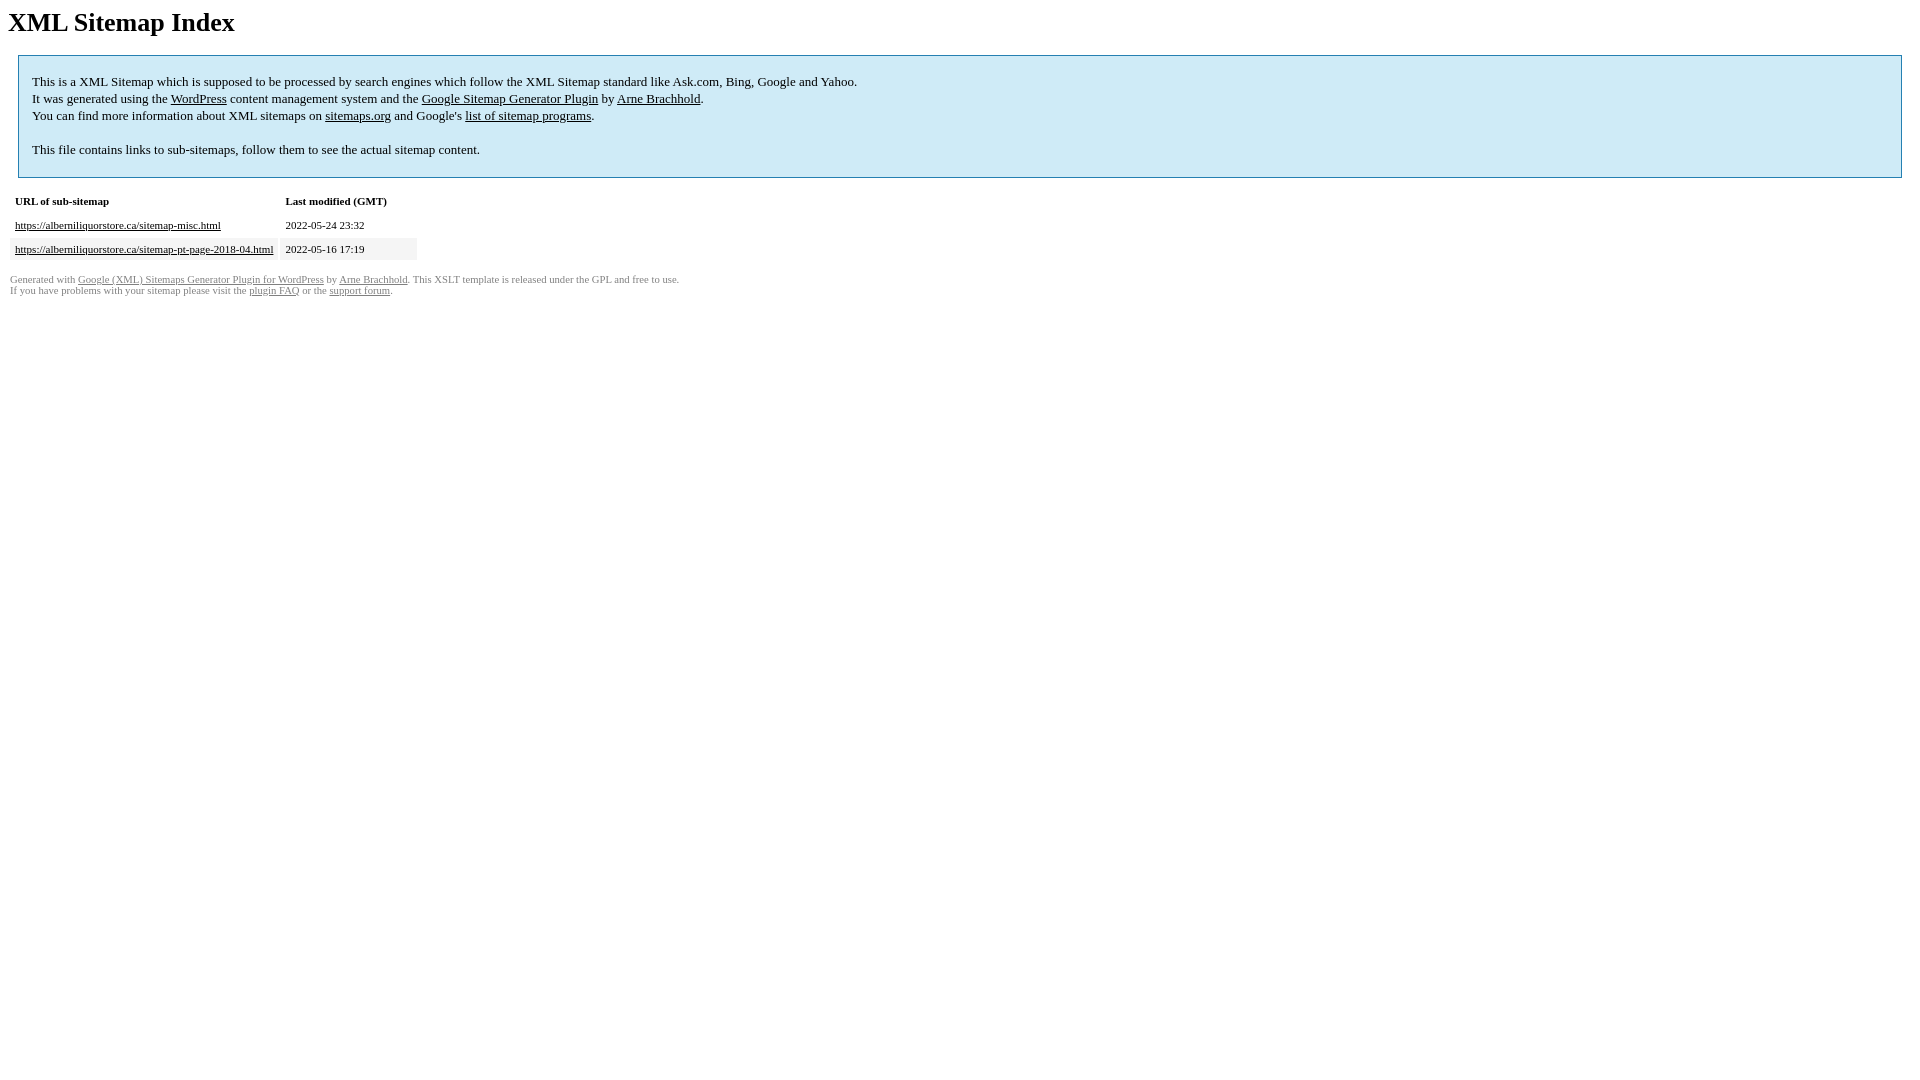  Describe the element at coordinates (510, 98) in the screenshot. I see `'Google Sitemap Generator Plugin'` at that location.